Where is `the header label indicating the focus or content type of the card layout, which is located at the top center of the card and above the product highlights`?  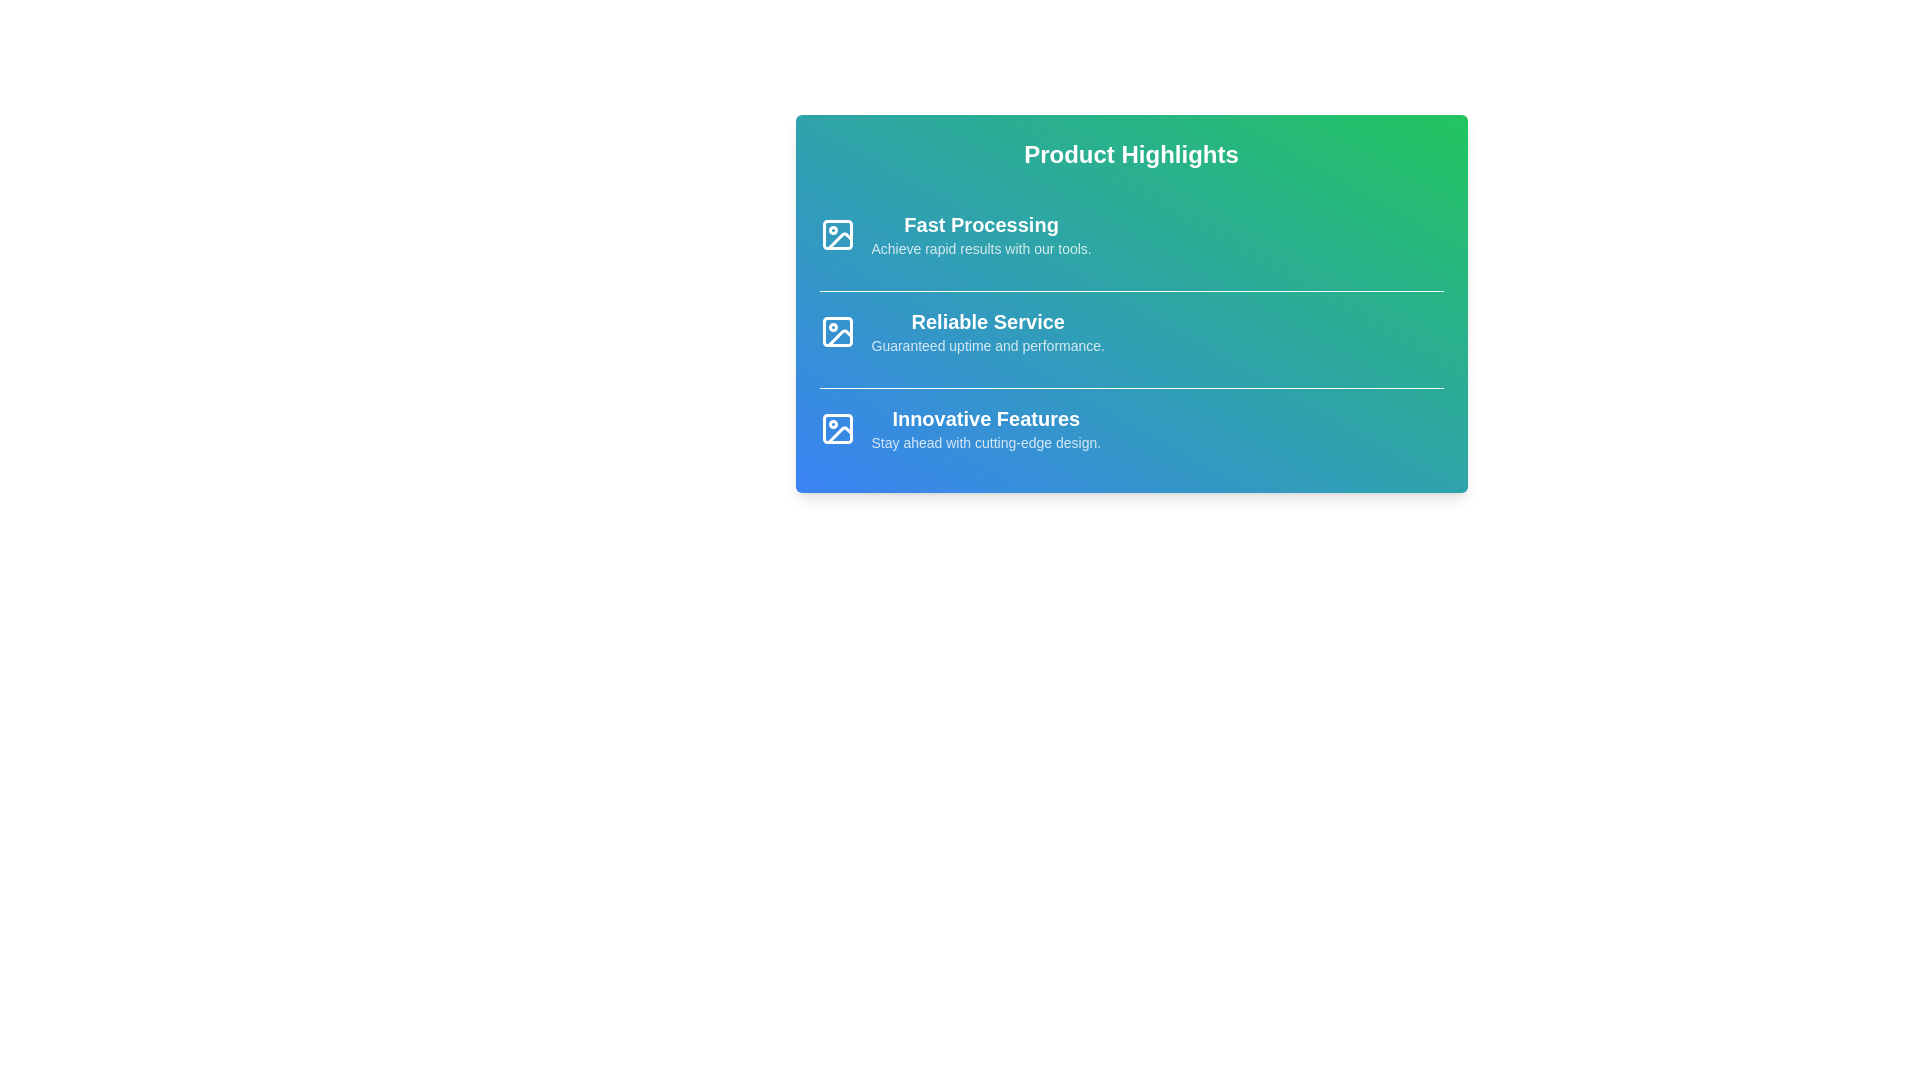
the header label indicating the focus or content type of the card layout, which is located at the top center of the card and above the product highlights is located at coordinates (1131, 153).